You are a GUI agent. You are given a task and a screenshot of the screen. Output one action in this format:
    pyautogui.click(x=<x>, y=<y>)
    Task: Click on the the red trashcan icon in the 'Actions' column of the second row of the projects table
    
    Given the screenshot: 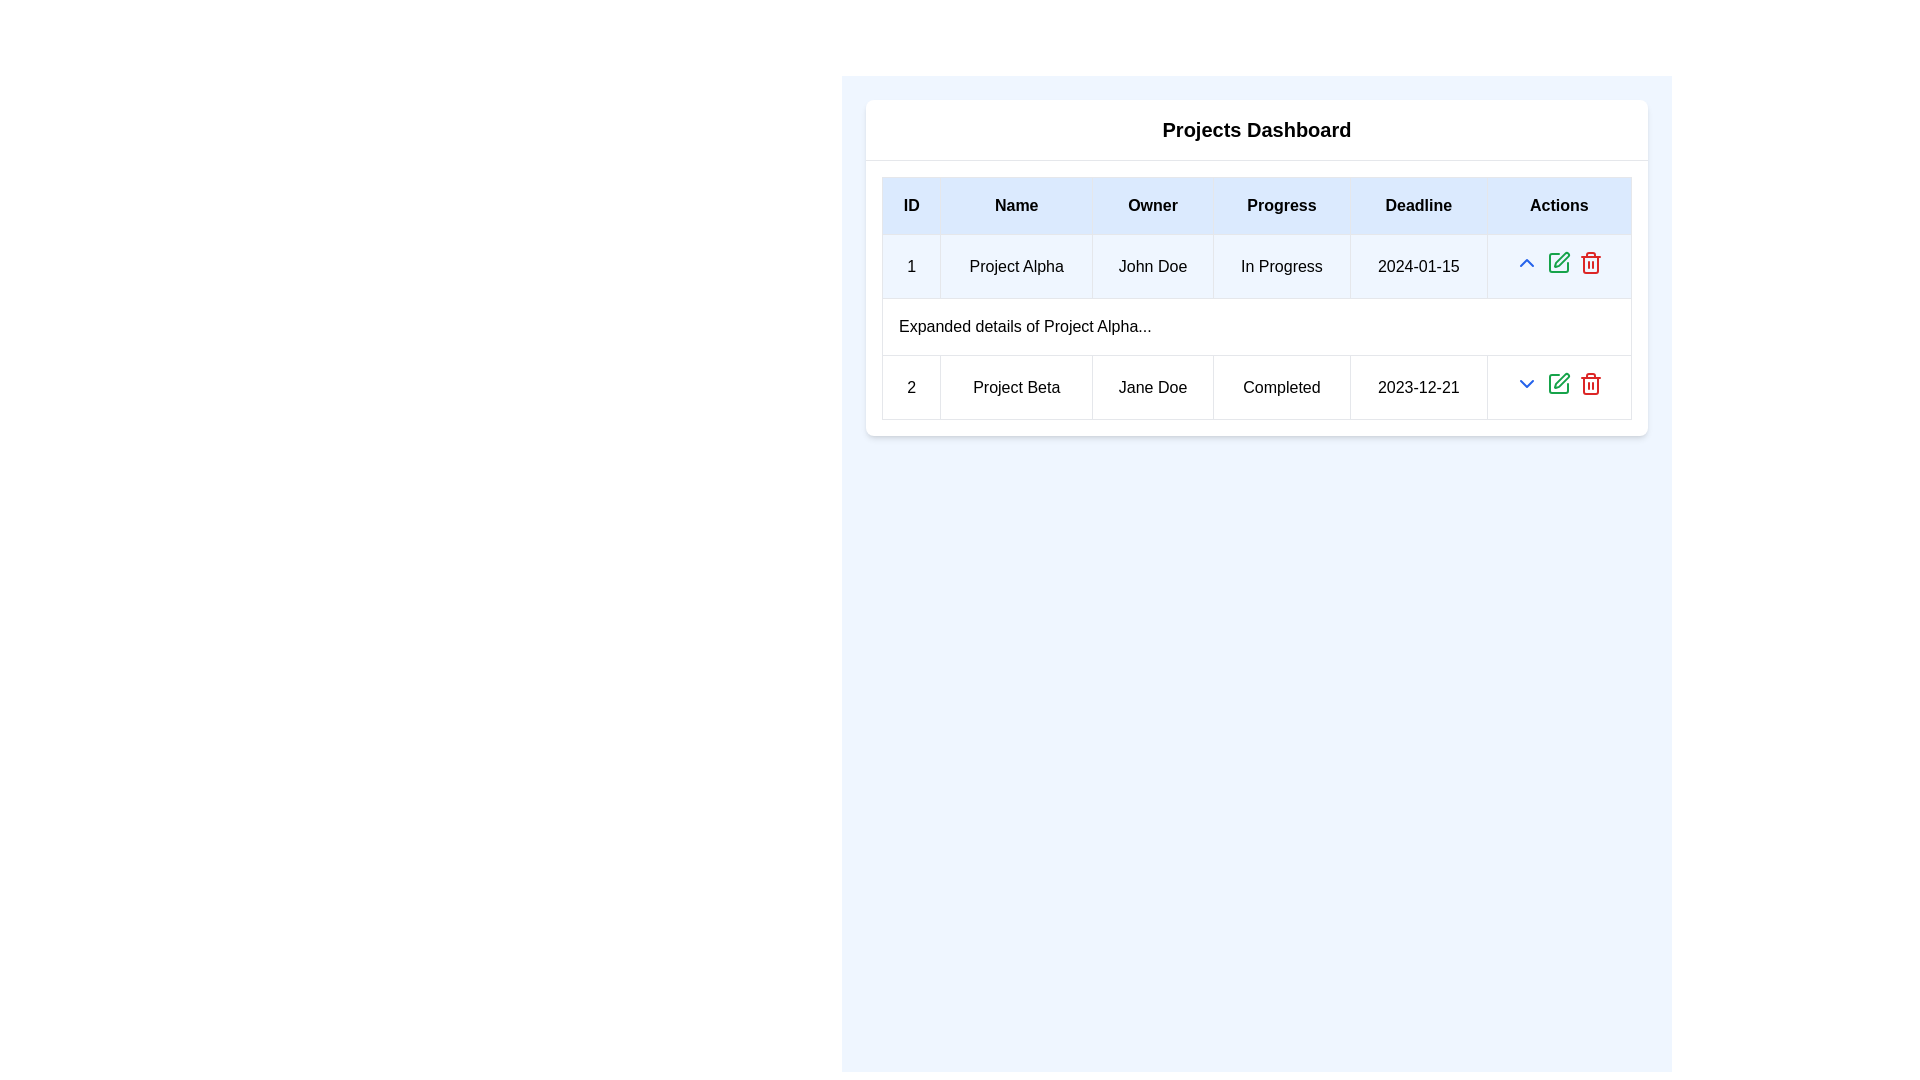 What is the action you would take?
    pyautogui.click(x=1590, y=261)
    